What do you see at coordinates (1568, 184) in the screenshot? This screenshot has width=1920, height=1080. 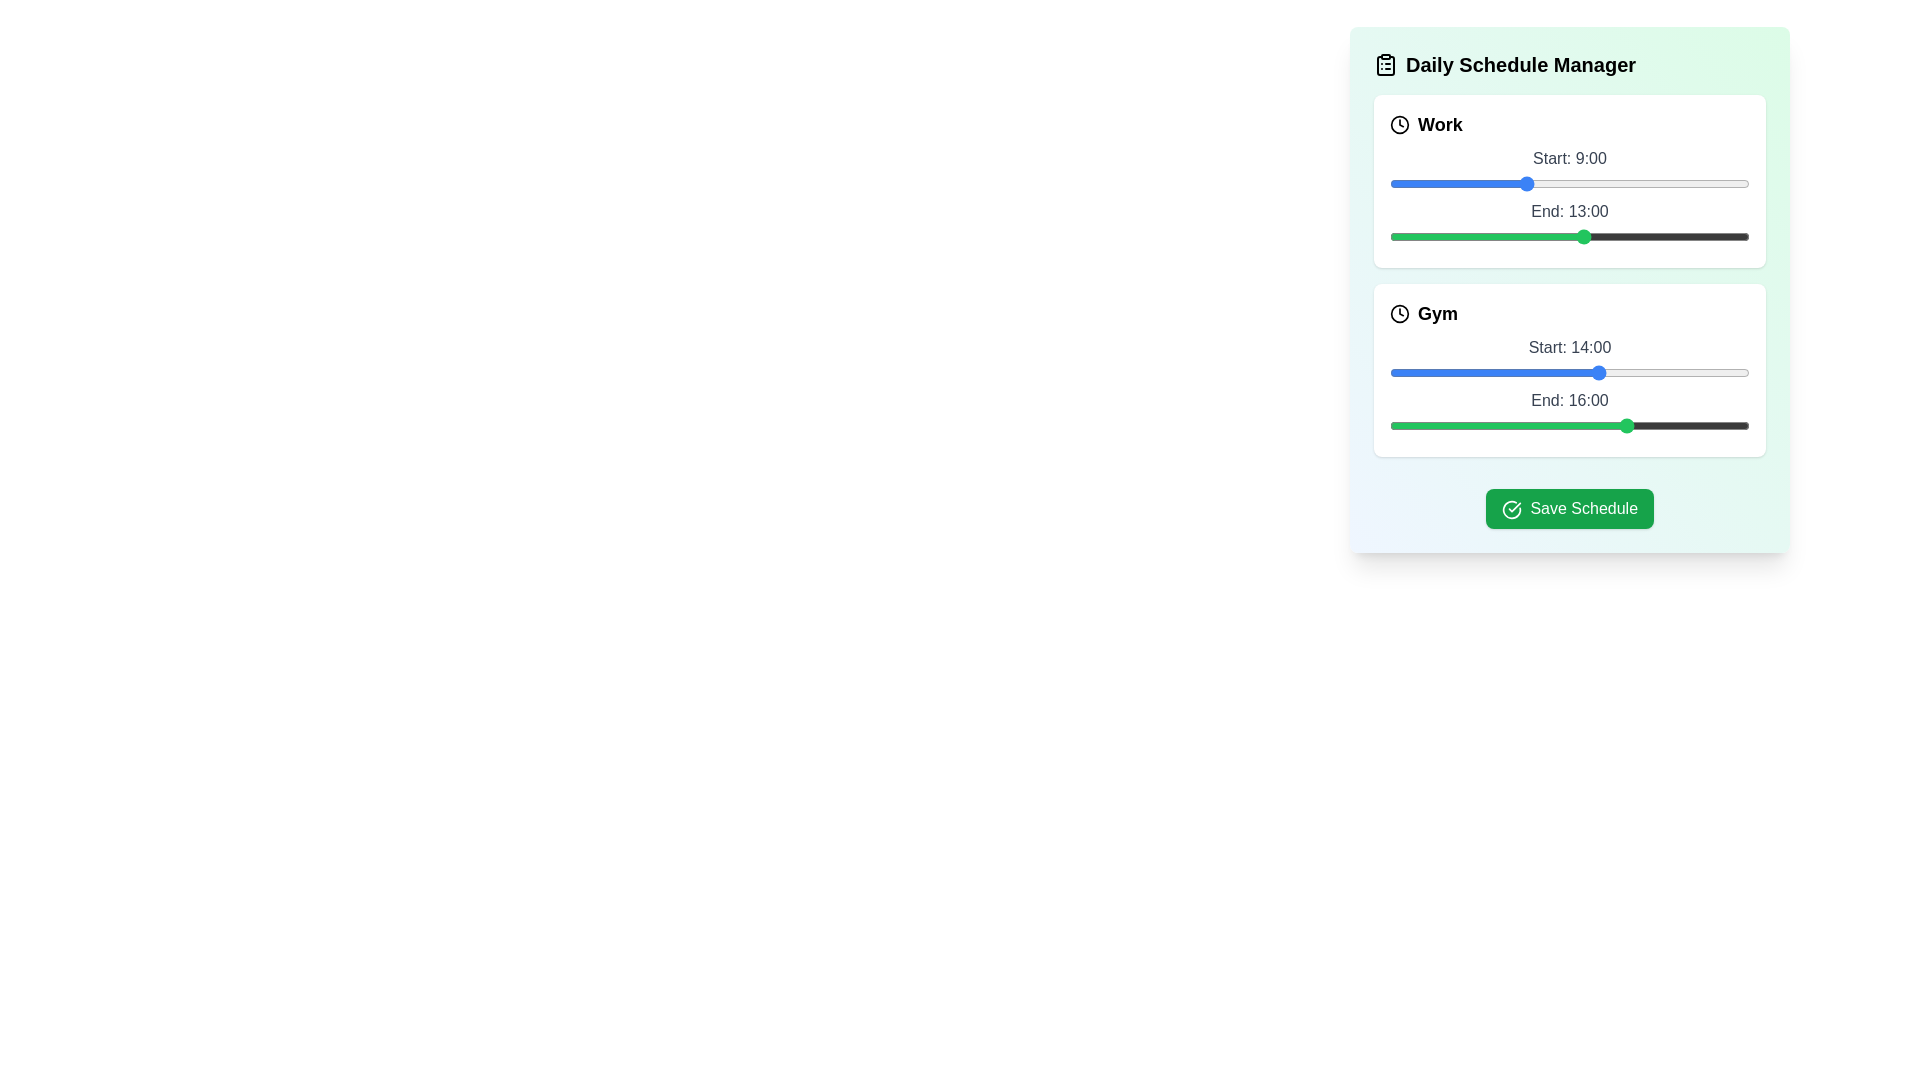 I see `the start time of the 'Work' task to 12 hours using the slider` at bounding box center [1568, 184].